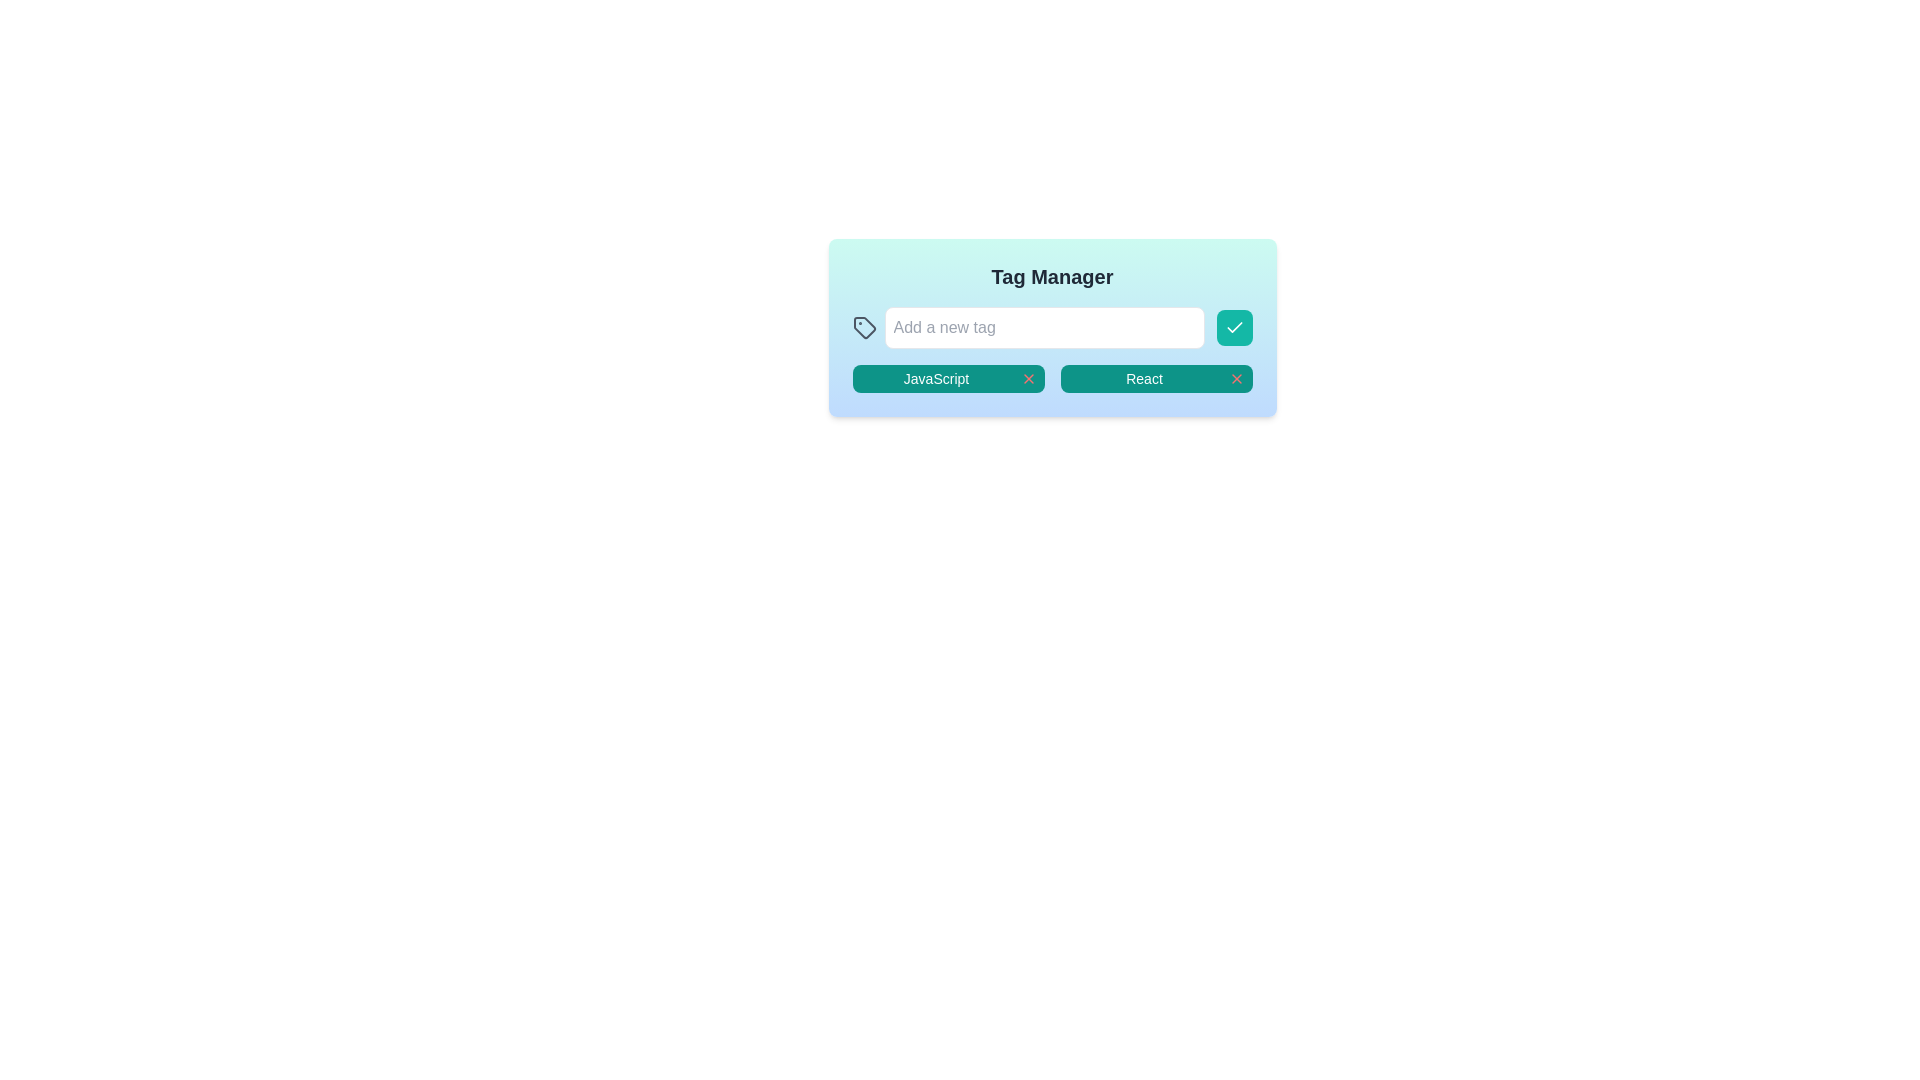  What do you see at coordinates (864, 326) in the screenshot?
I see `the decorative tag icon located to the left of the 'Add a new tag' input field in the 'Tag Manager' interface, which symbolizes the tagging functionality` at bounding box center [864, 326].